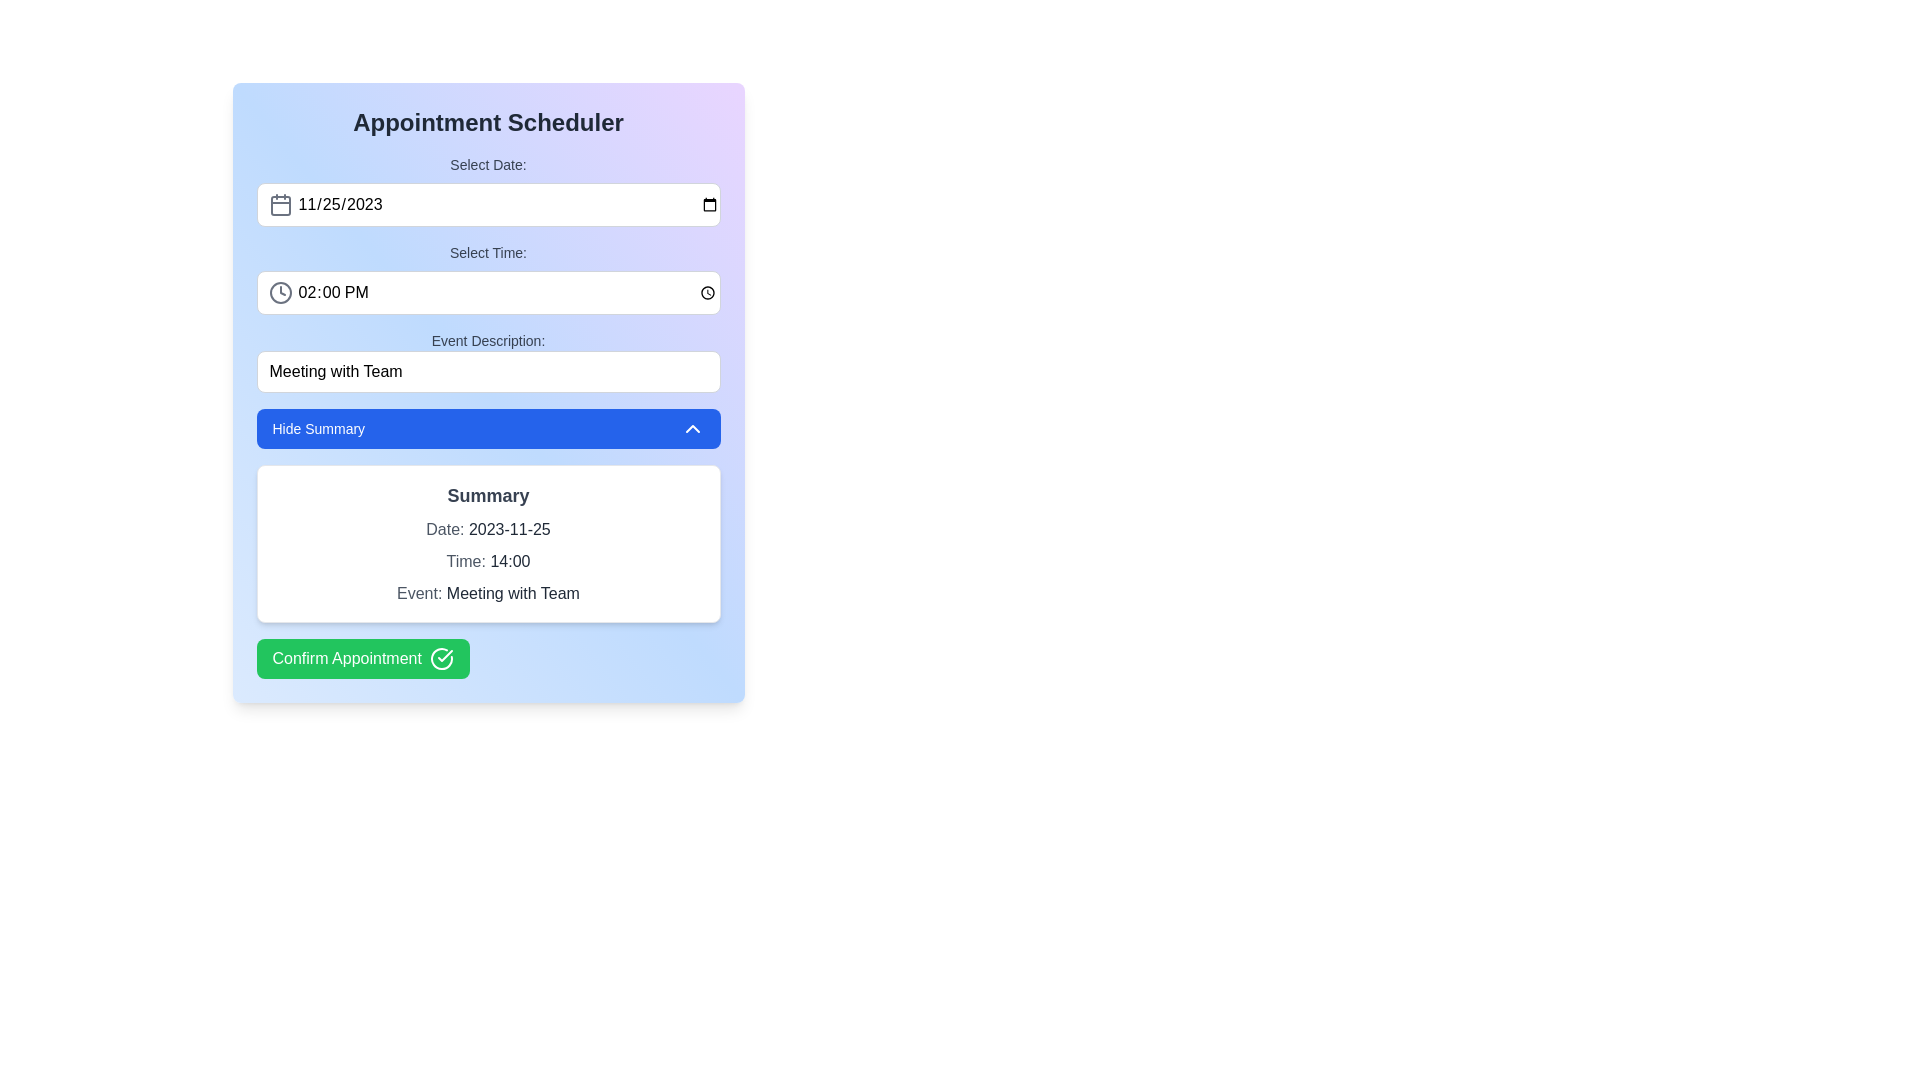  Describe the element at coordinates (488, 191) in the screenshot. I see `the label for the date selection field located at the top of the form, directly above the 'Select Time:' field` at that location.